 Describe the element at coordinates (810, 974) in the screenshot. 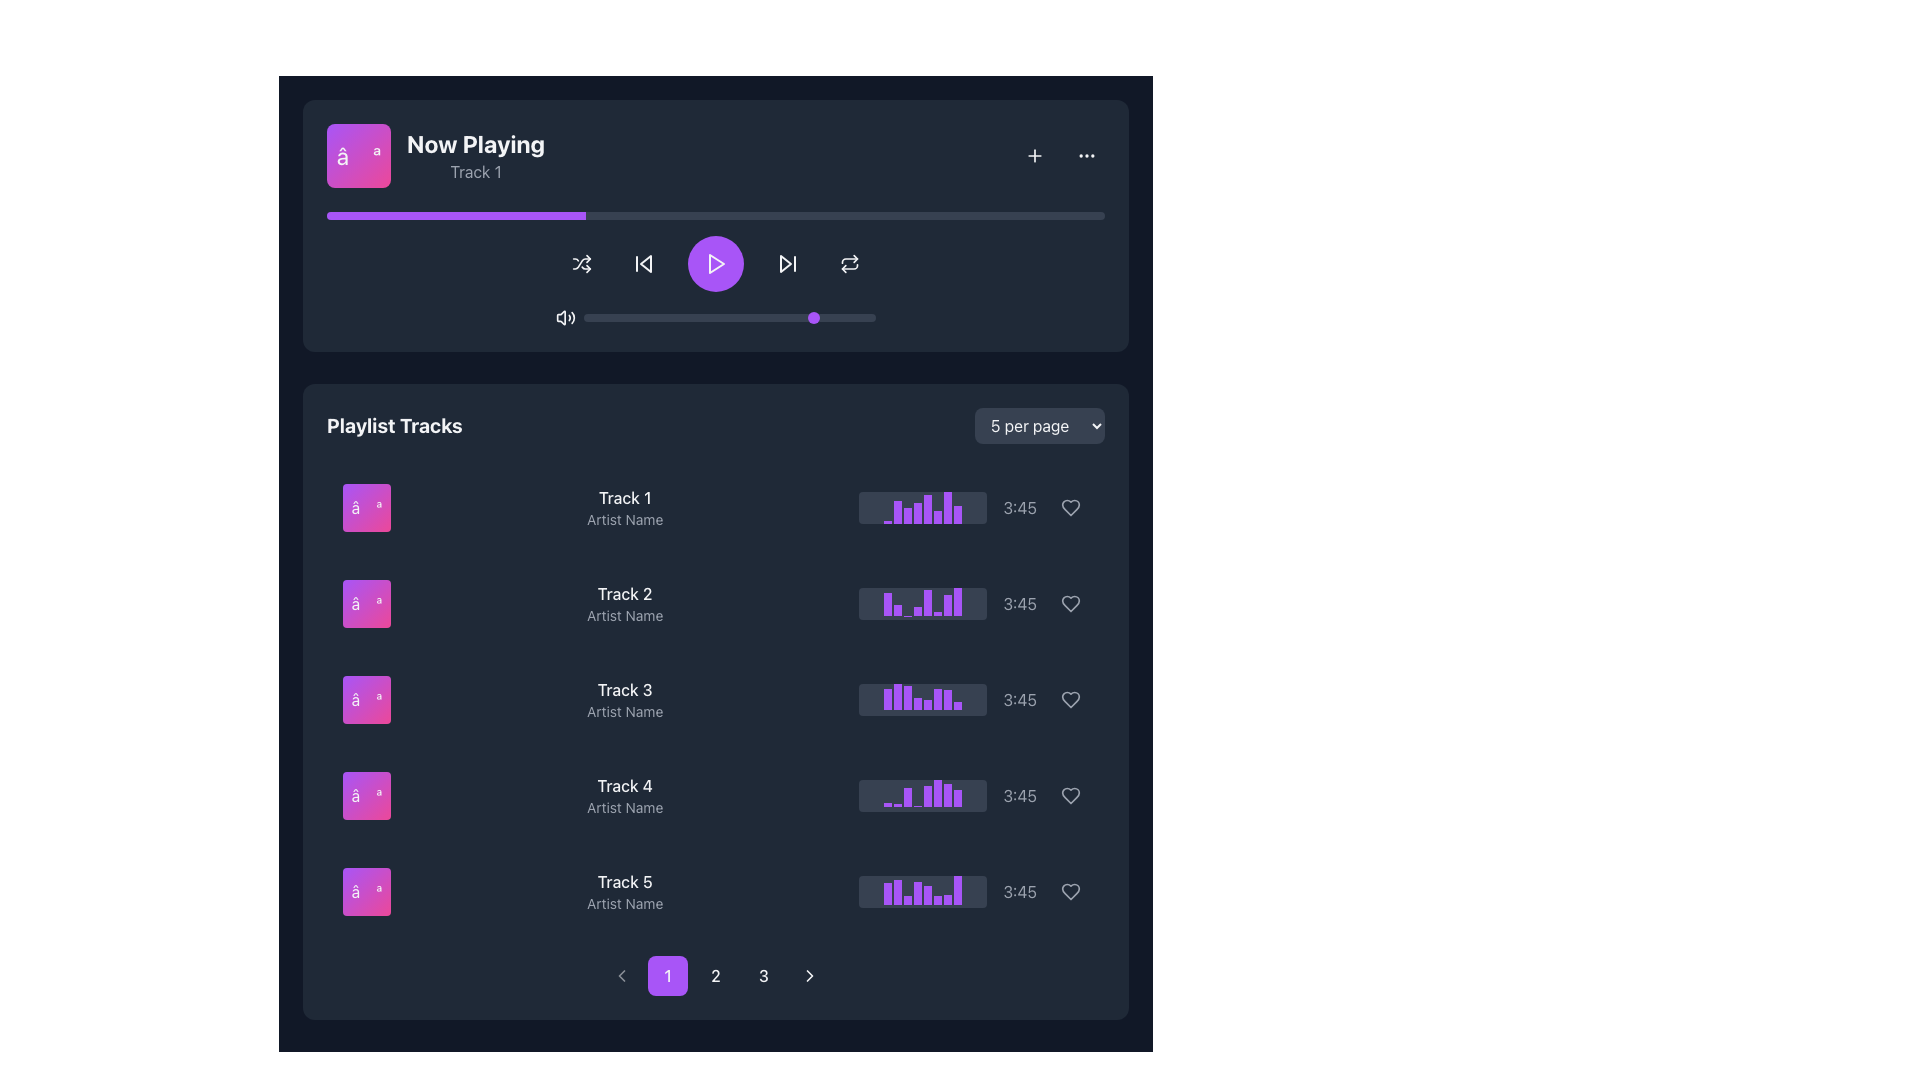

I see `the 'Next Page' button located at the bottom-right corner of the pagination control to change its appearance` at that location.